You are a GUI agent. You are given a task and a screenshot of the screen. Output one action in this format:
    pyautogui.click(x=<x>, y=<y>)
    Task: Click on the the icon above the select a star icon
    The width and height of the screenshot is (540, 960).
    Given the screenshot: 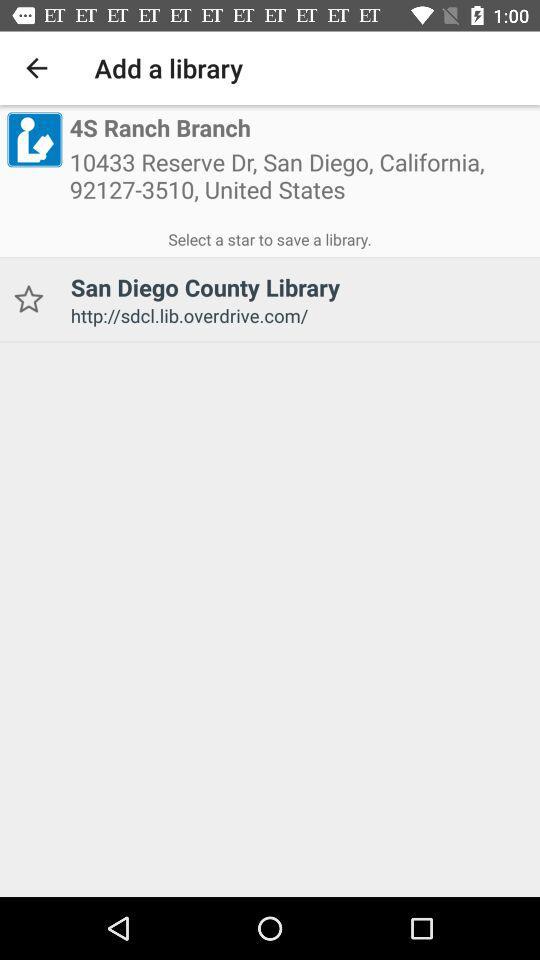 What is the action you would take?
    pyautogui.click(x=300, y=182)
    